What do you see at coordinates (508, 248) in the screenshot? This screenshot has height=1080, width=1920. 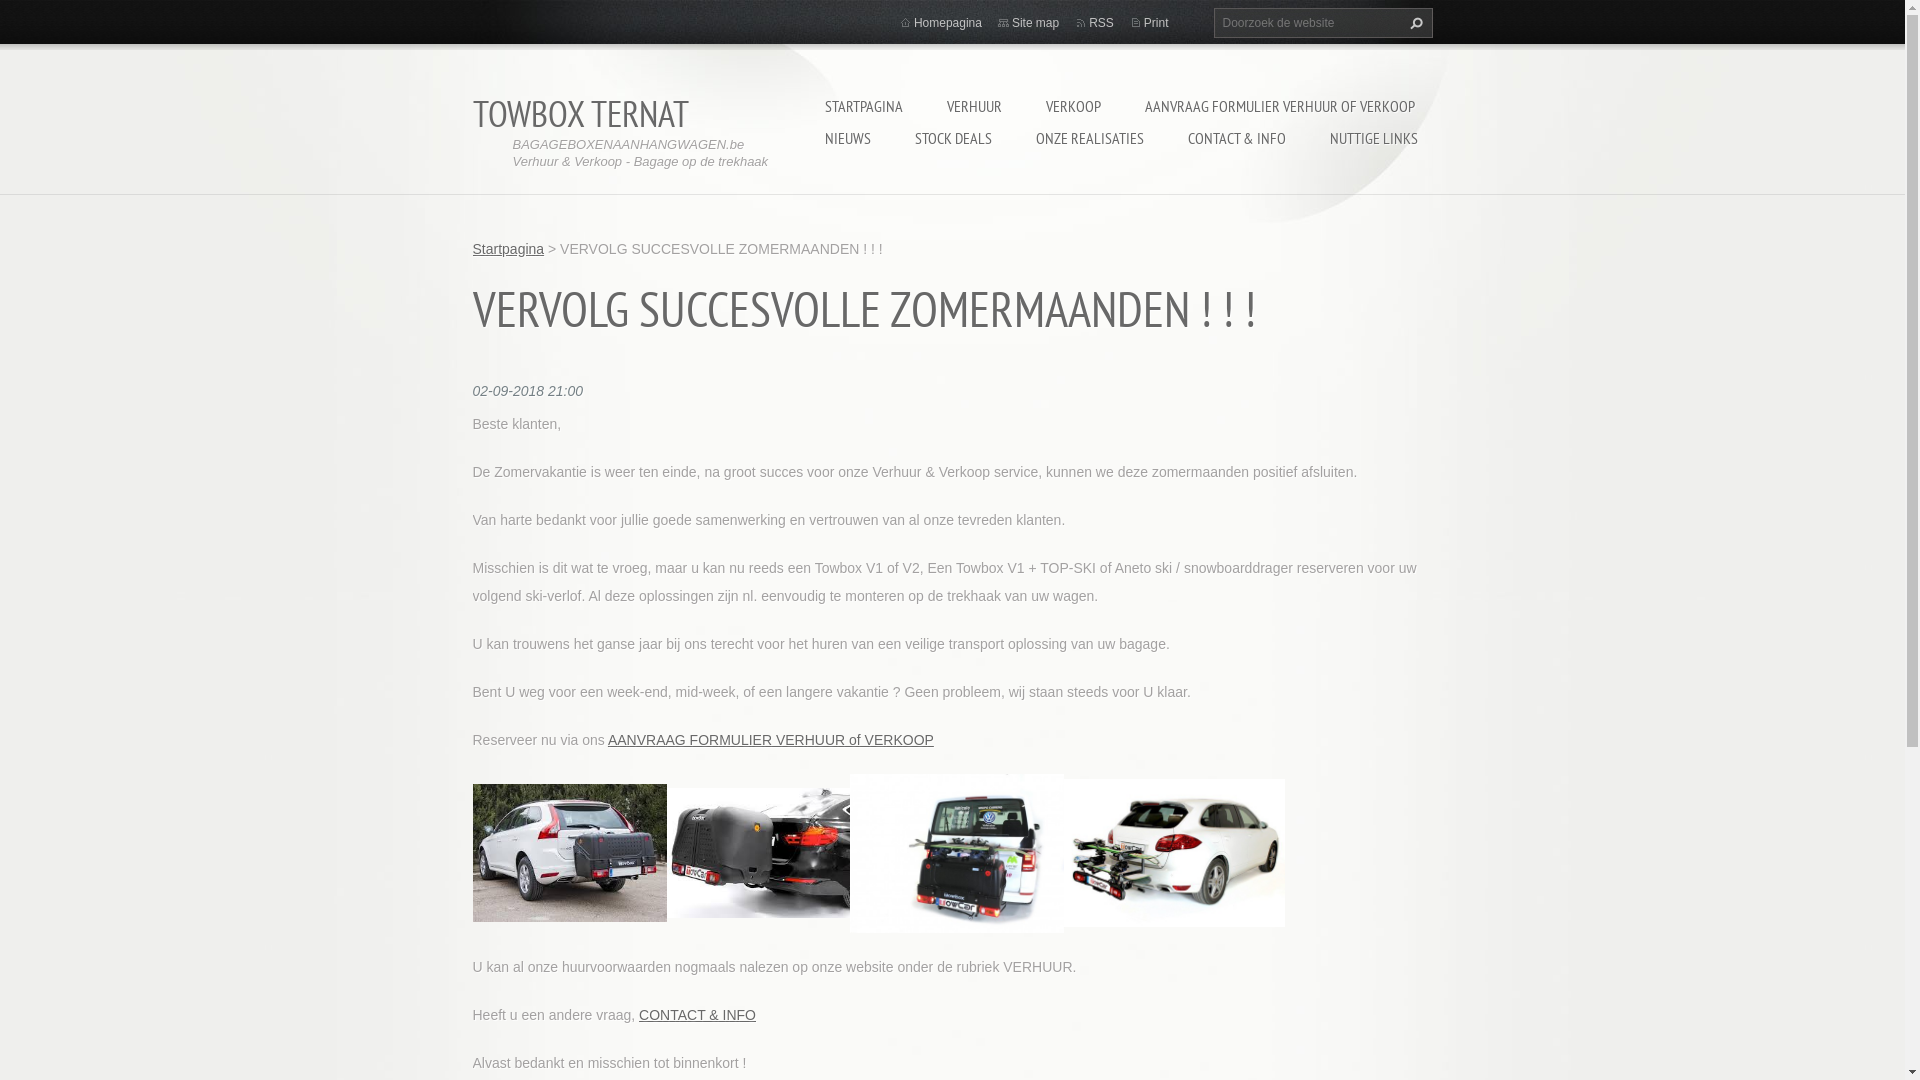 I see `'Startpagina'` at bounding box center [508, 248].